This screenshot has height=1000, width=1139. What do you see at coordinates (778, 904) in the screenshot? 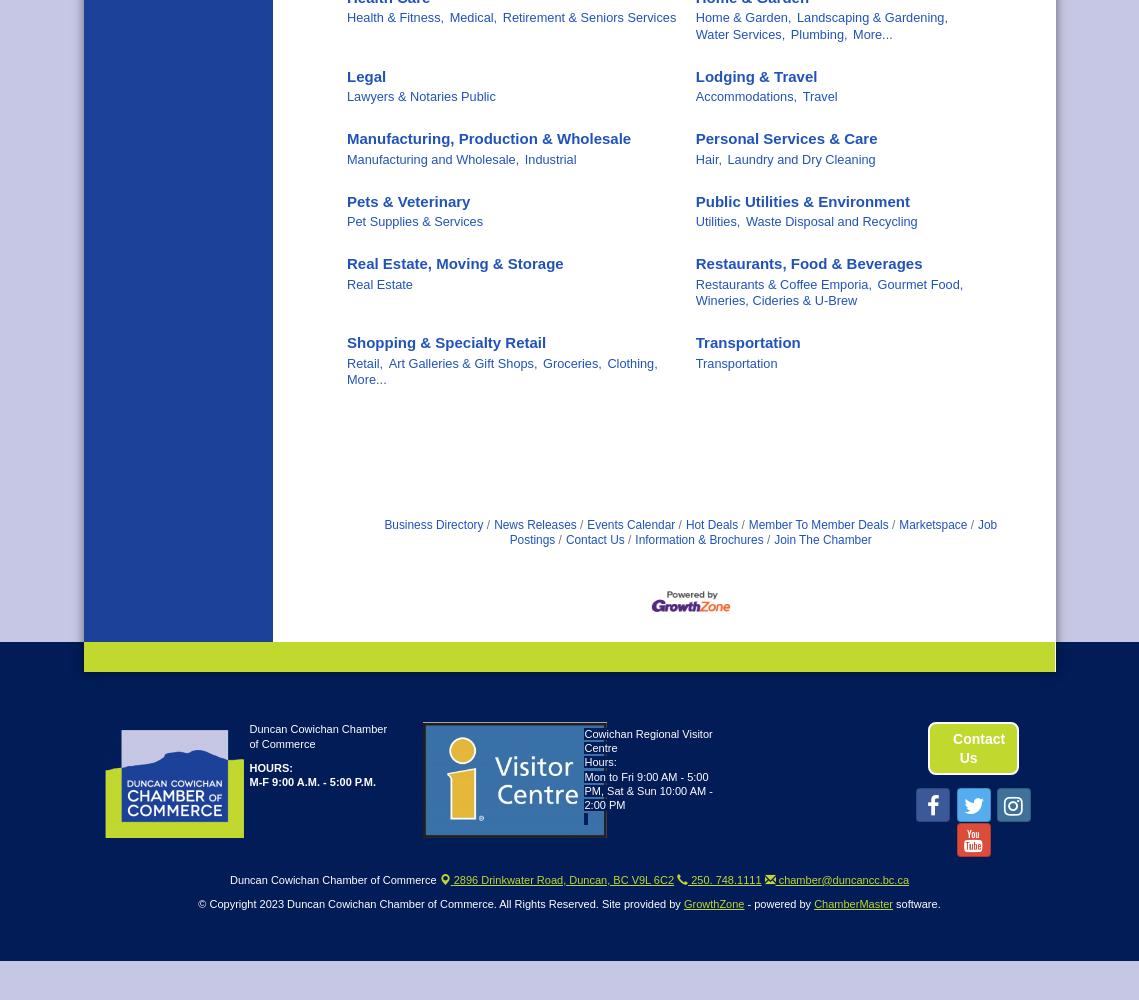
I see `'- powered by'` at bounding box center [778, 904].